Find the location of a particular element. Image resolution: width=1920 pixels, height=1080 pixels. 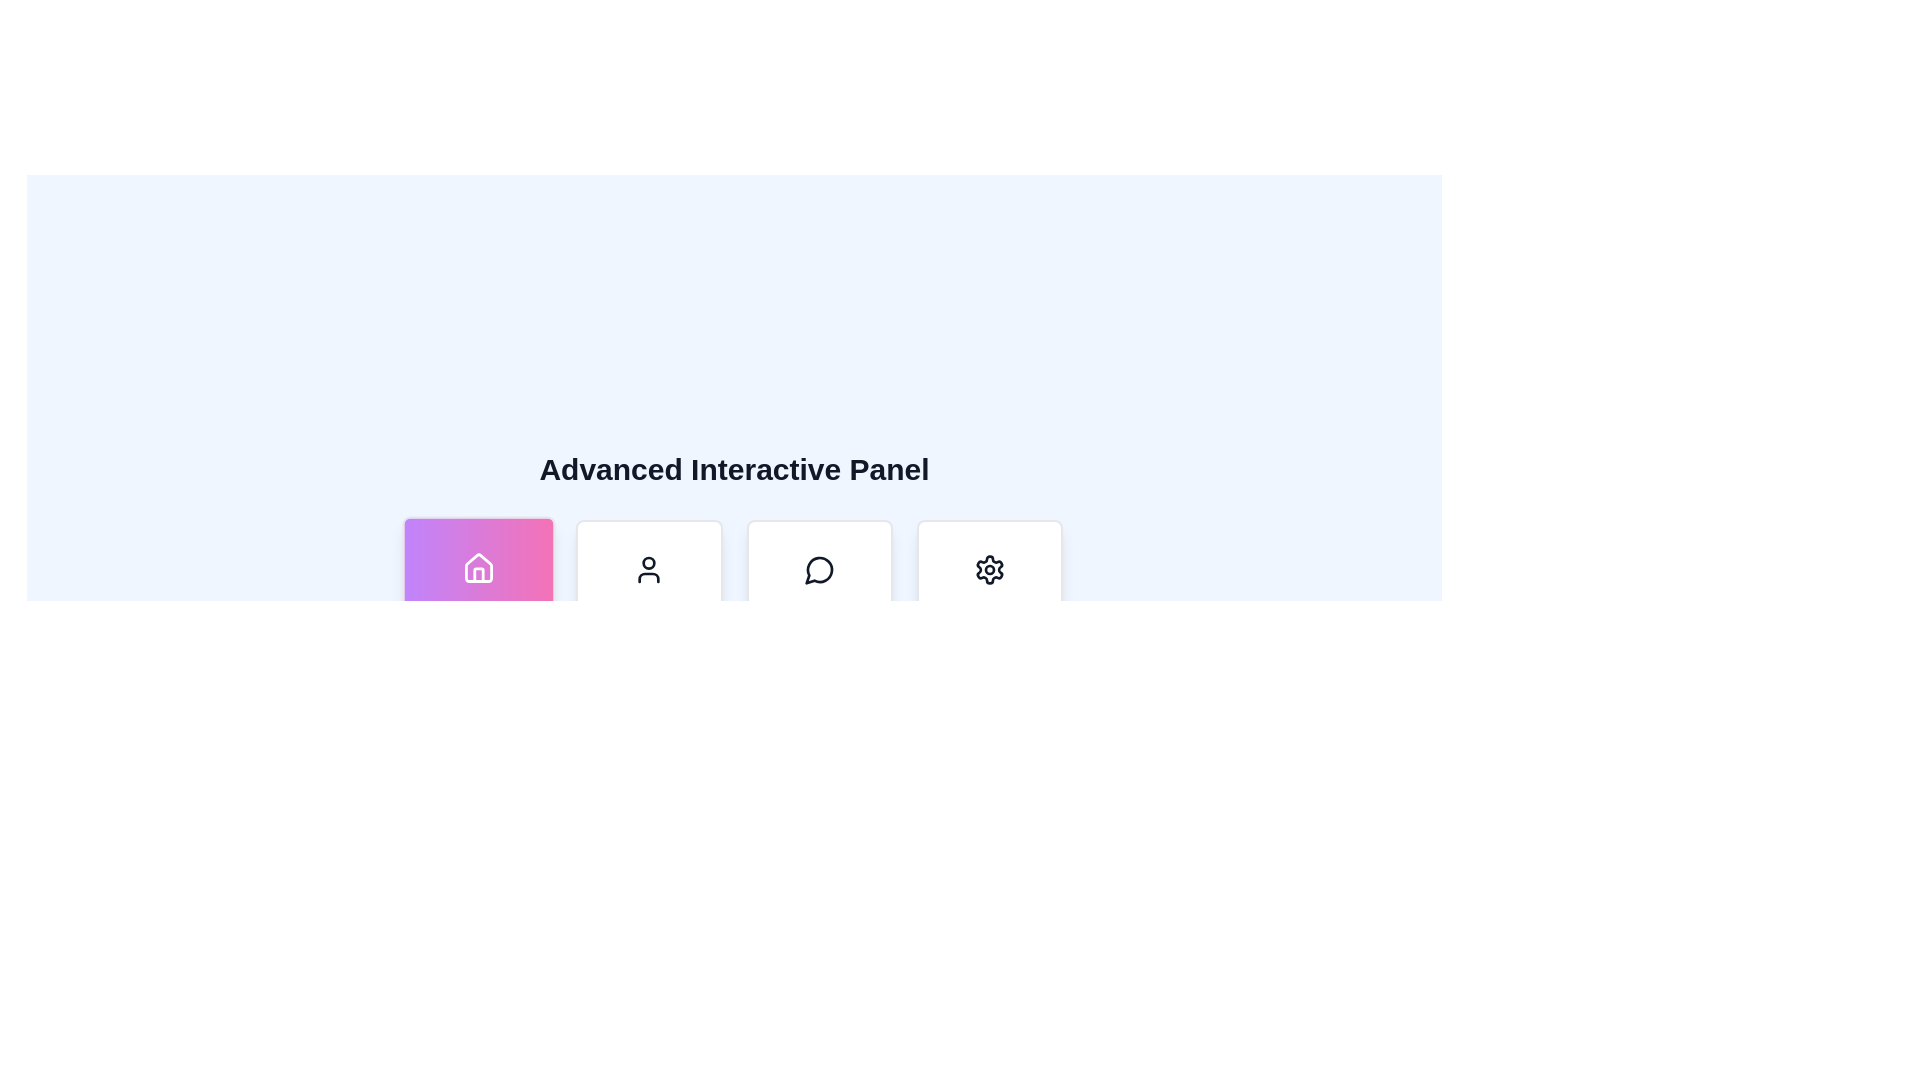

the gear-like icon representing settings functionality, which is located at the top center of the 'Settings' box is located at coordinates (989, 570).